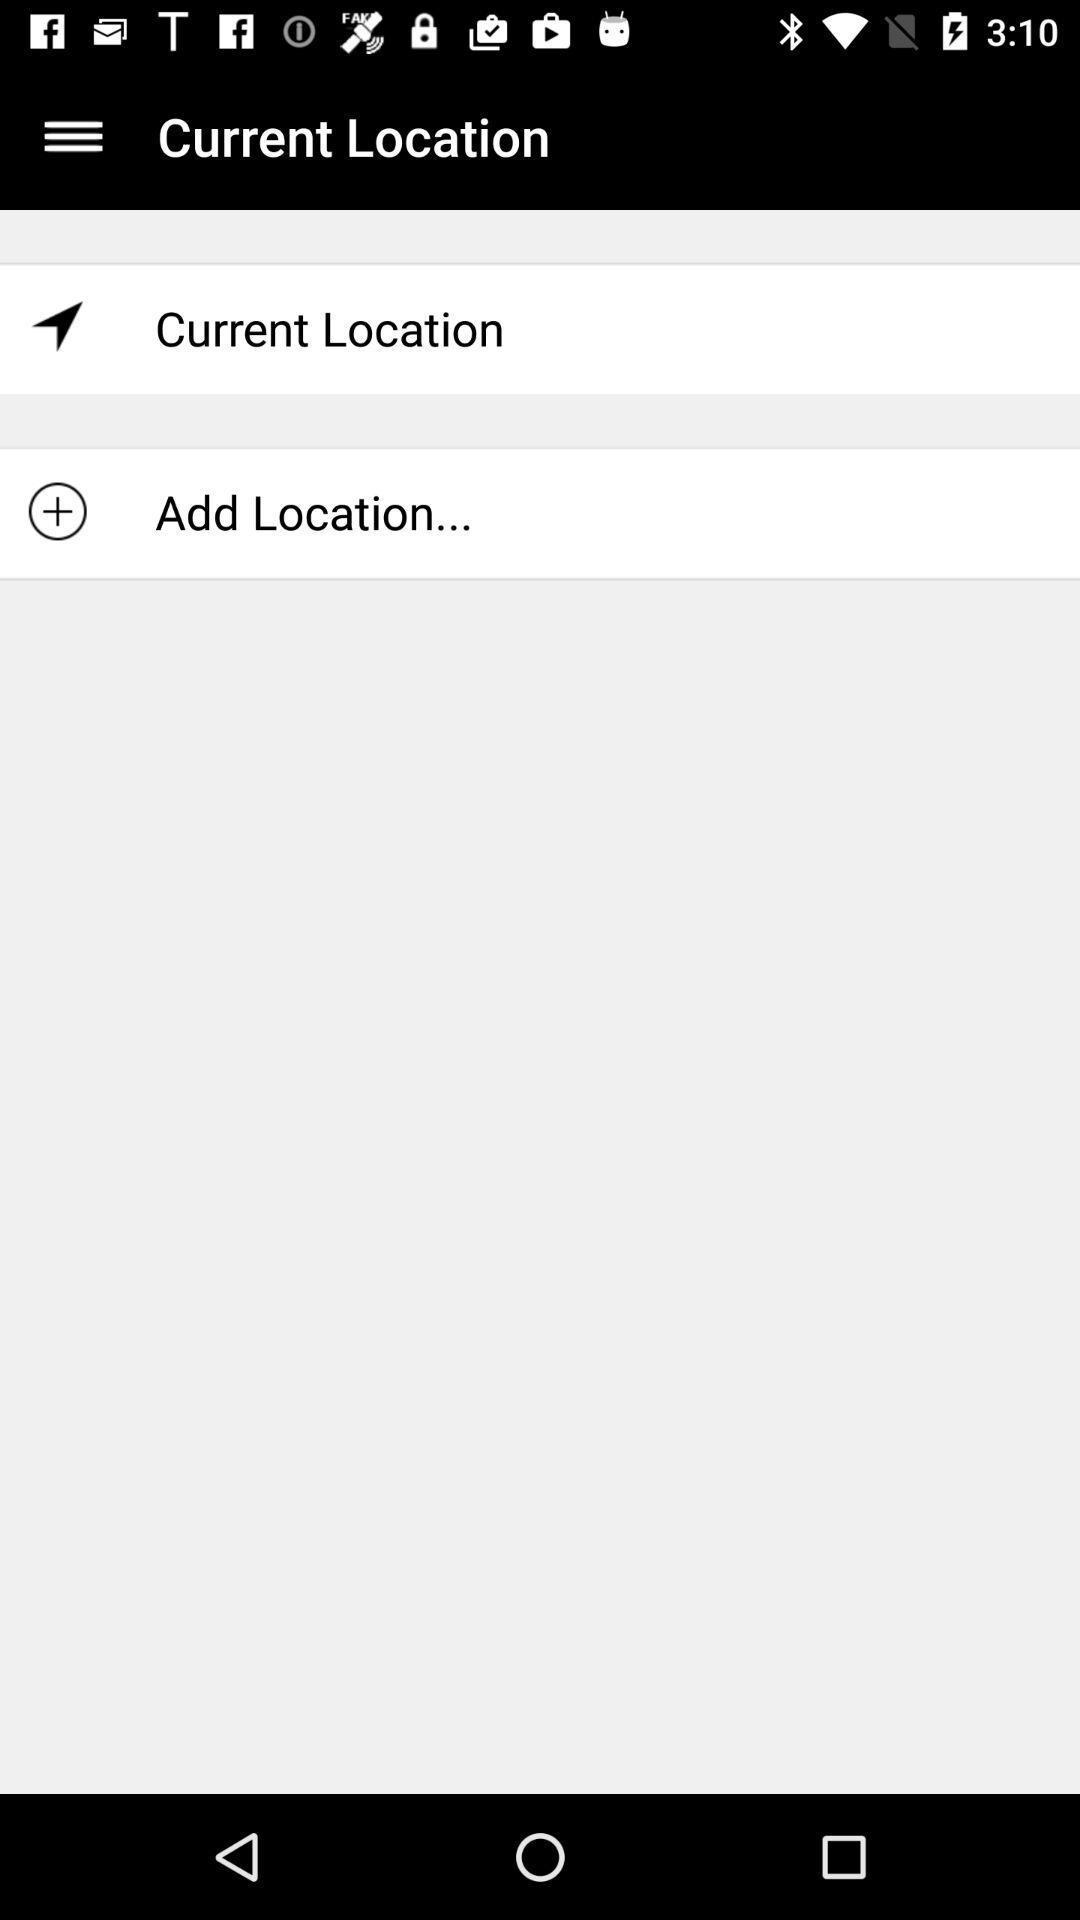 The image size is (1080, 1920). What do you see at coordinates (72, 135) in the screenshot?
I see `menu list` at bounding box center [72, 135].